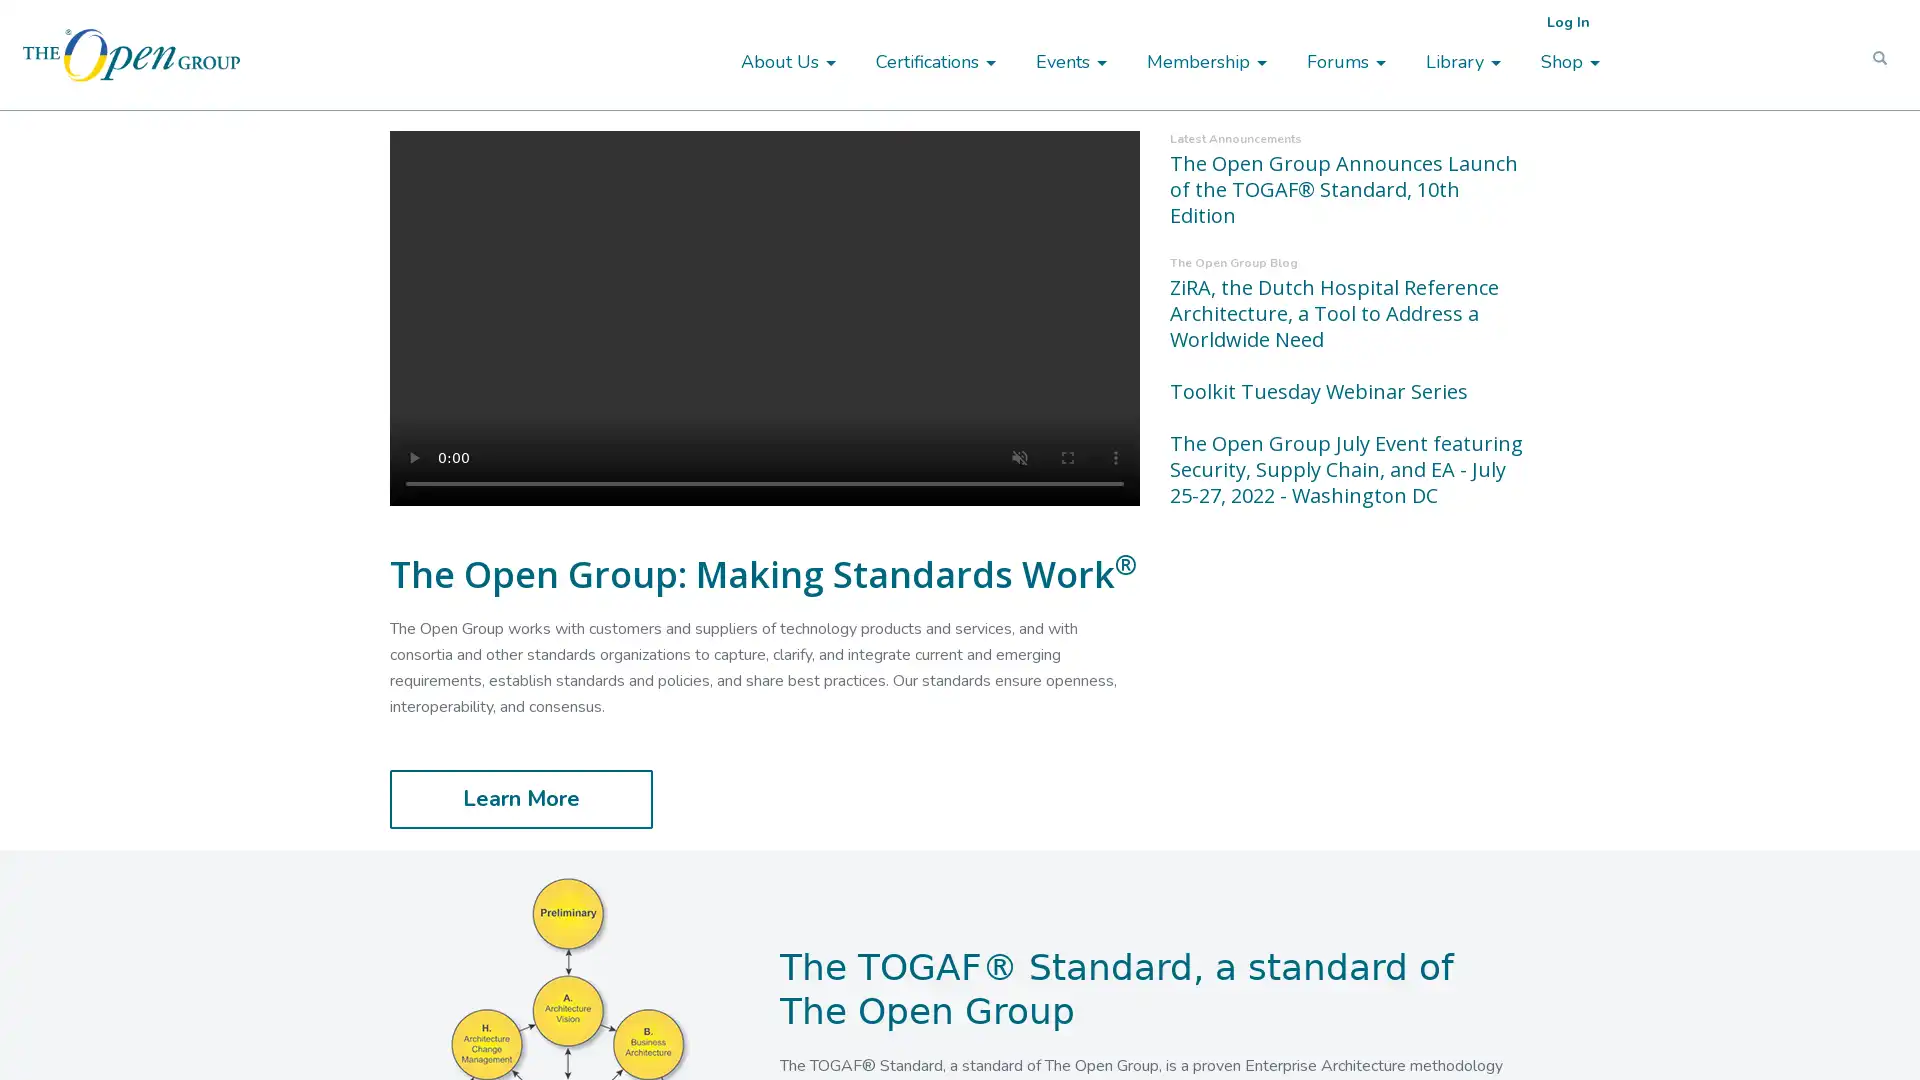 The image size is (1920, 1080). What do you see at coordinates (1019, 458) in the screenshot?
I see `unmute` at bounding box center [1019, 458].